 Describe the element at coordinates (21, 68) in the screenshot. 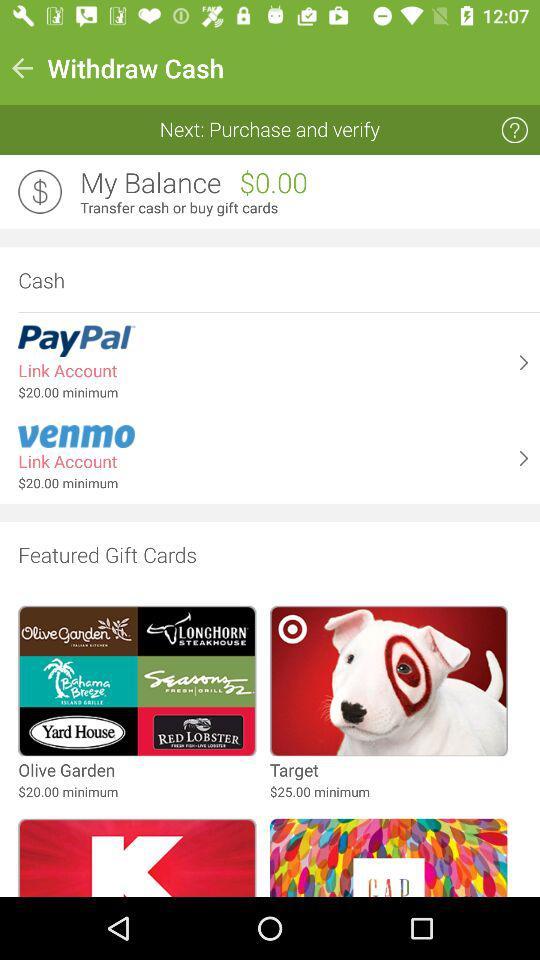

I see `item to the left of the withdraw cash` at that location.